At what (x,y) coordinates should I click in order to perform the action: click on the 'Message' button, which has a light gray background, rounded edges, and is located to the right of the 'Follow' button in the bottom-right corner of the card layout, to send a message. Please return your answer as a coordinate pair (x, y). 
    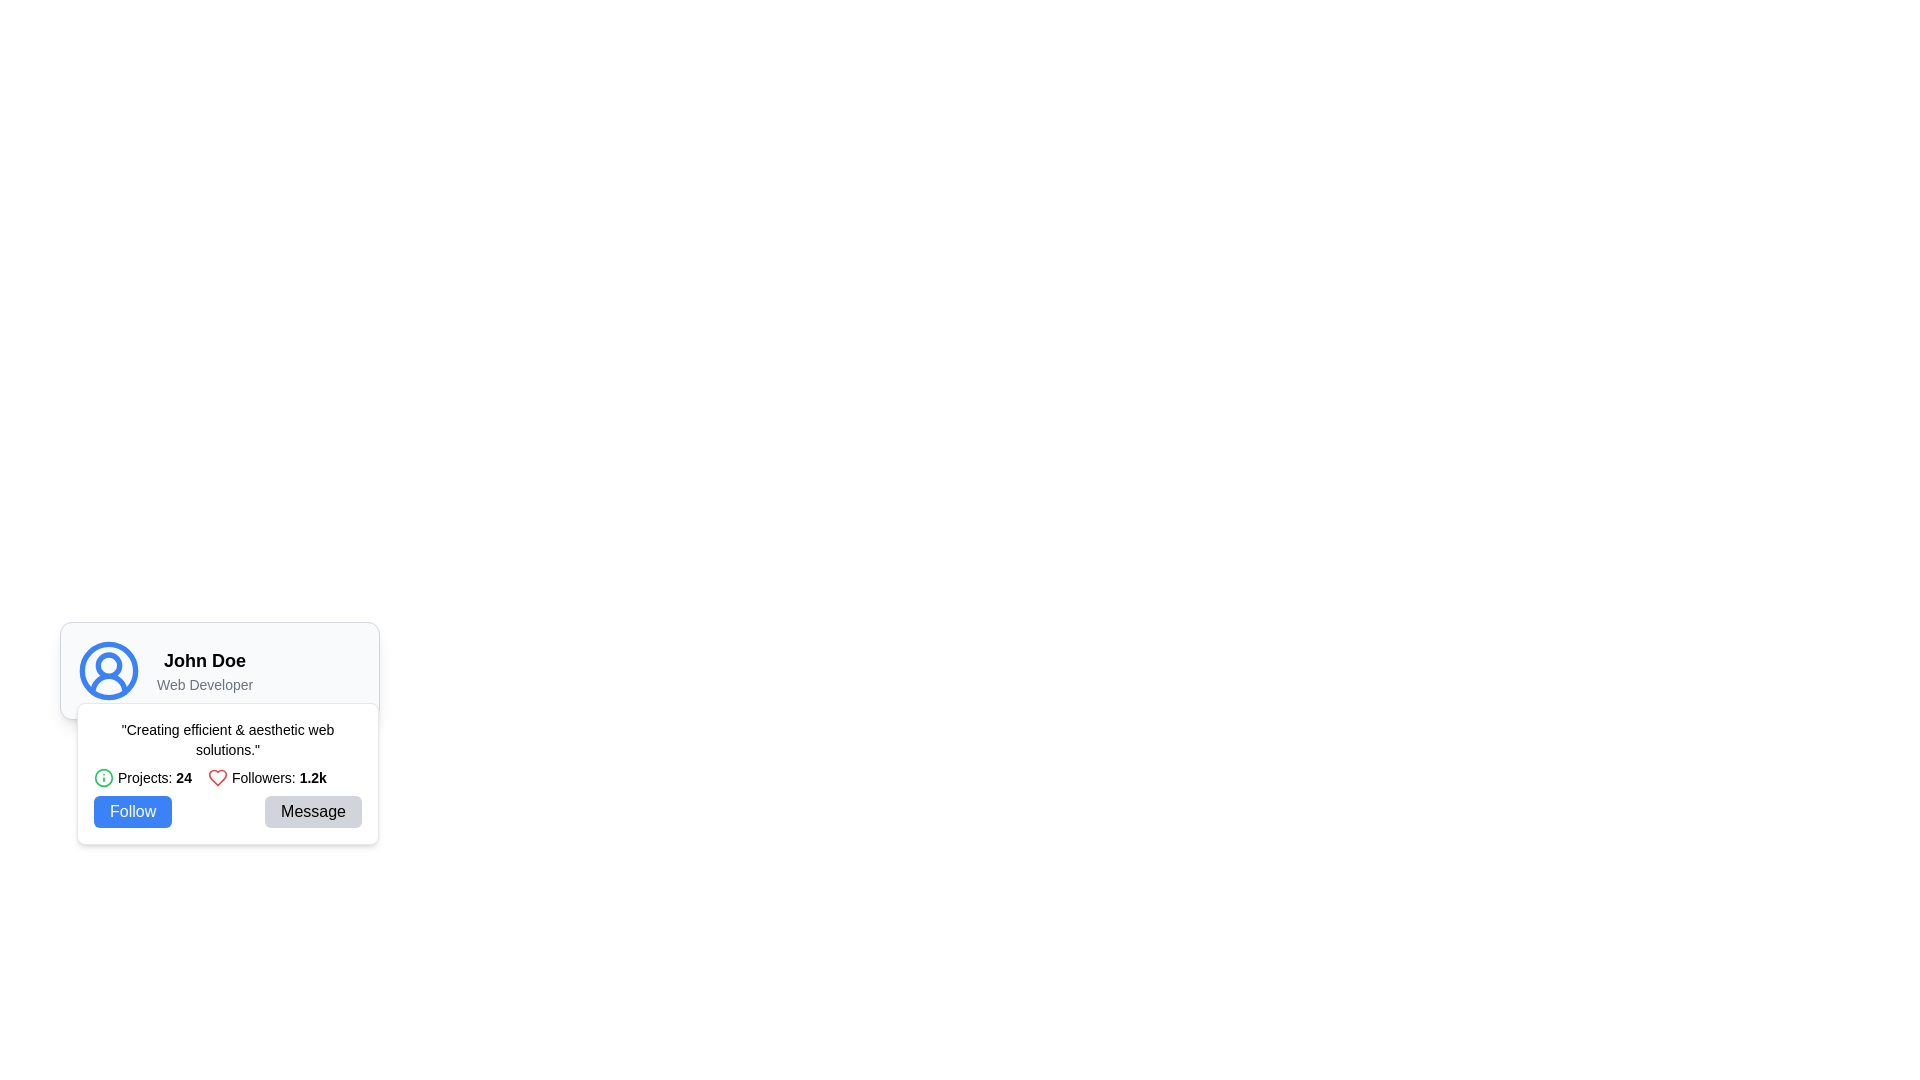
    Looking at the image, I should click on (312, 812).